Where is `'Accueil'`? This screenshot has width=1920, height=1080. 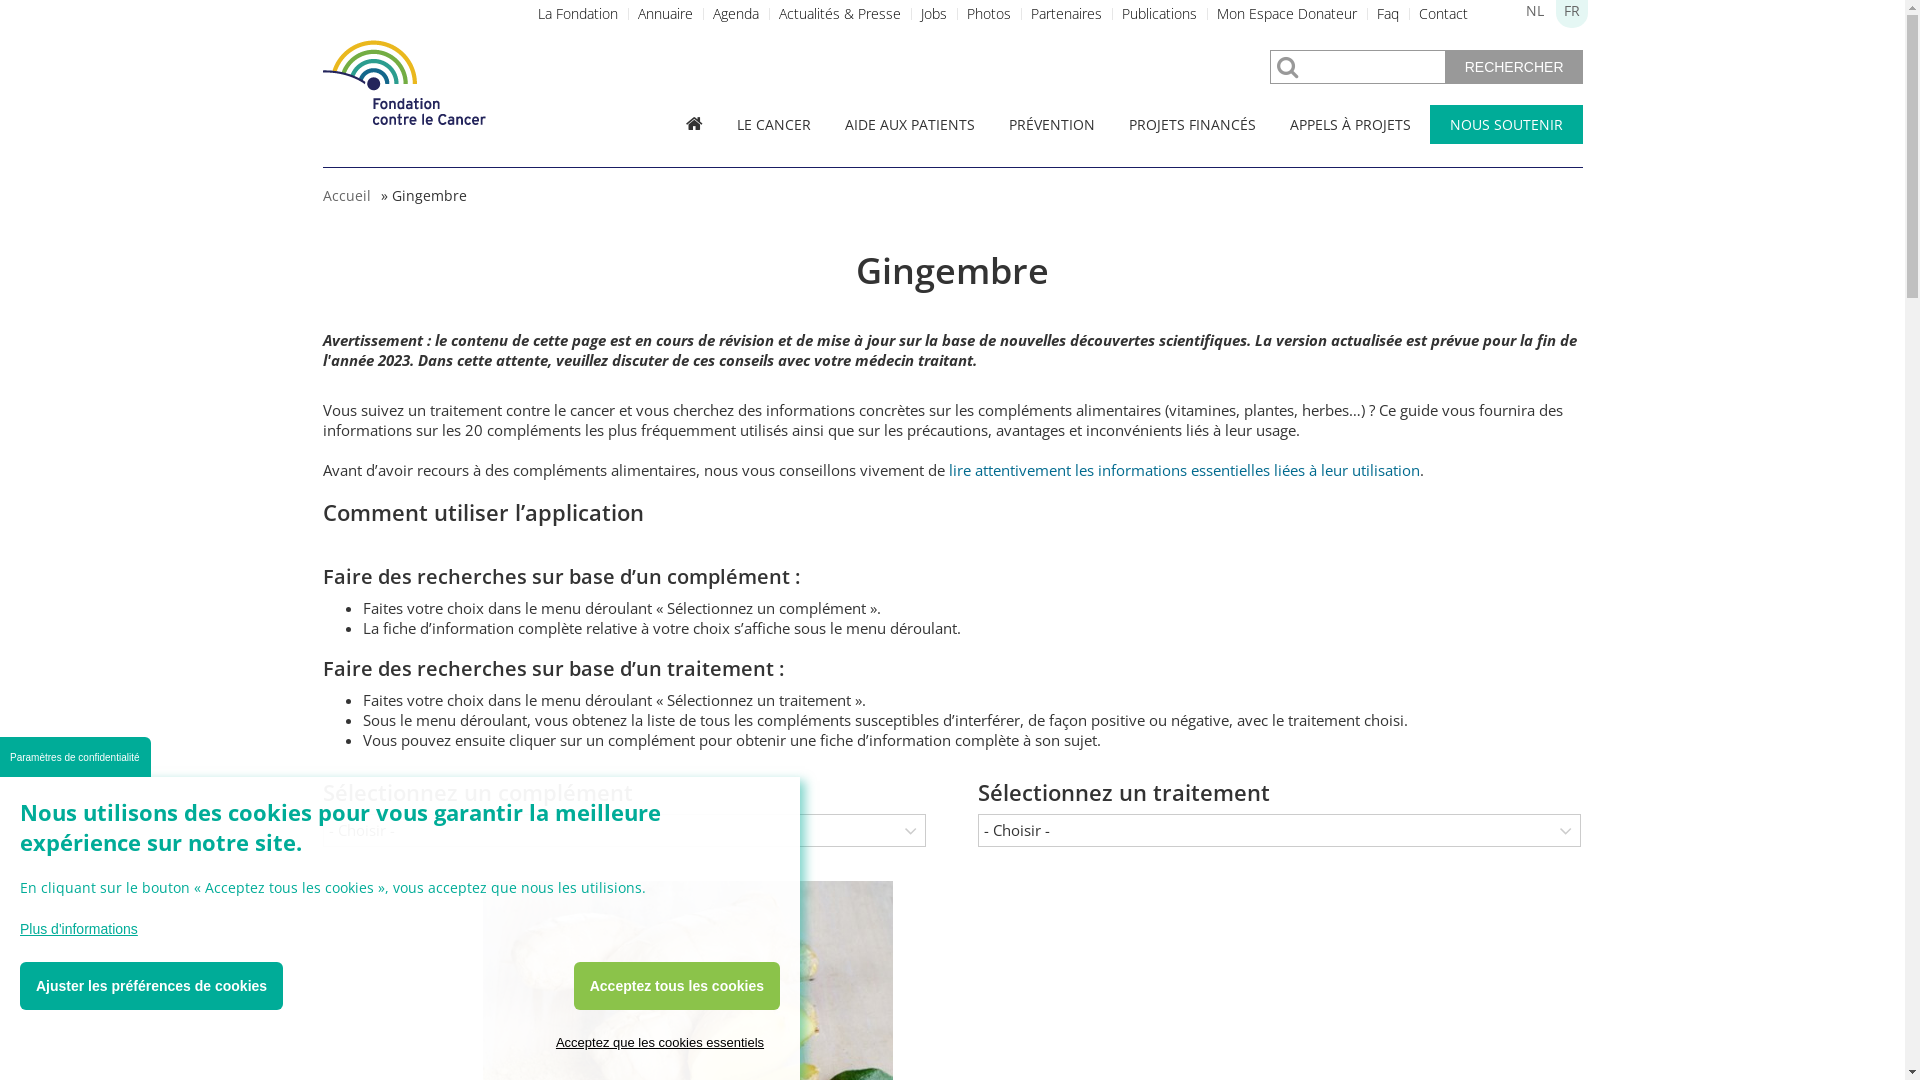
'Accueil' is located at coordinates (345, 195).